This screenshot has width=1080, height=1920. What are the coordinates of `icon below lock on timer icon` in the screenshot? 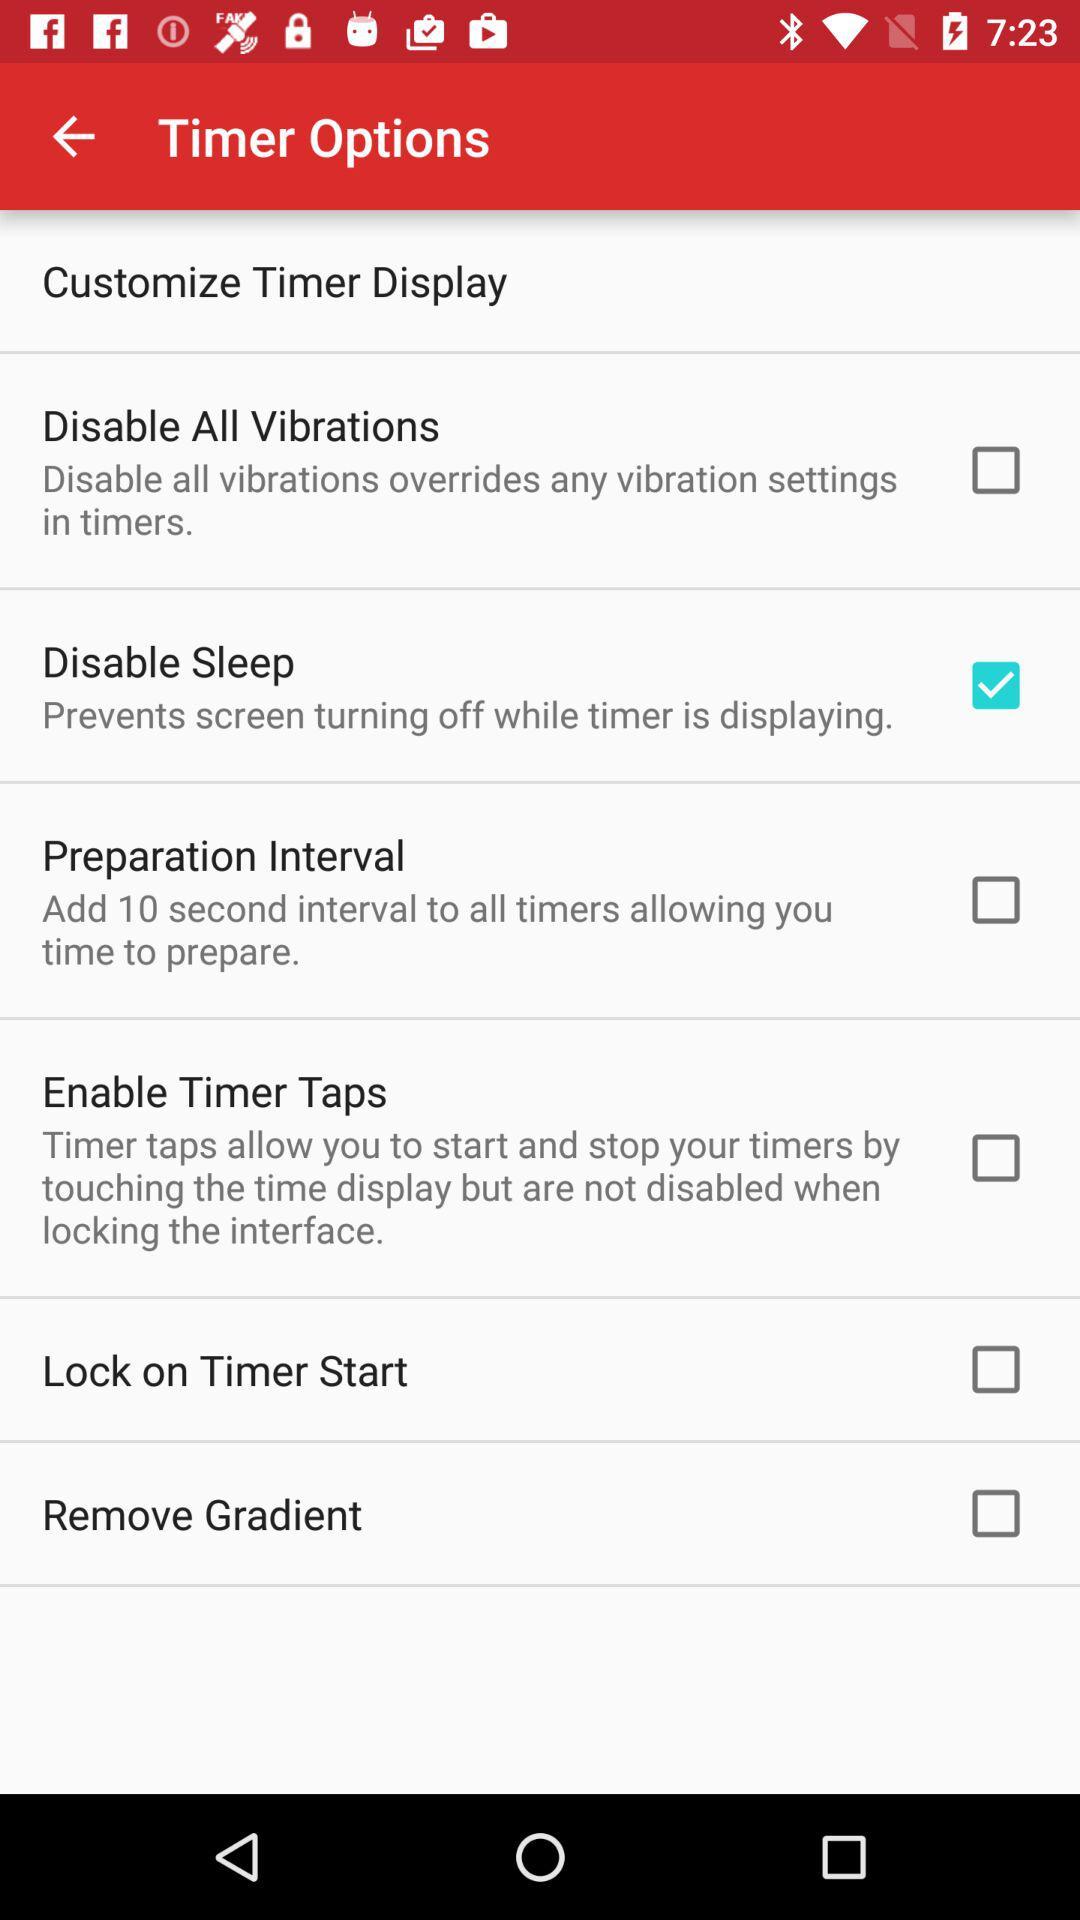 It's located at (202, 1513).